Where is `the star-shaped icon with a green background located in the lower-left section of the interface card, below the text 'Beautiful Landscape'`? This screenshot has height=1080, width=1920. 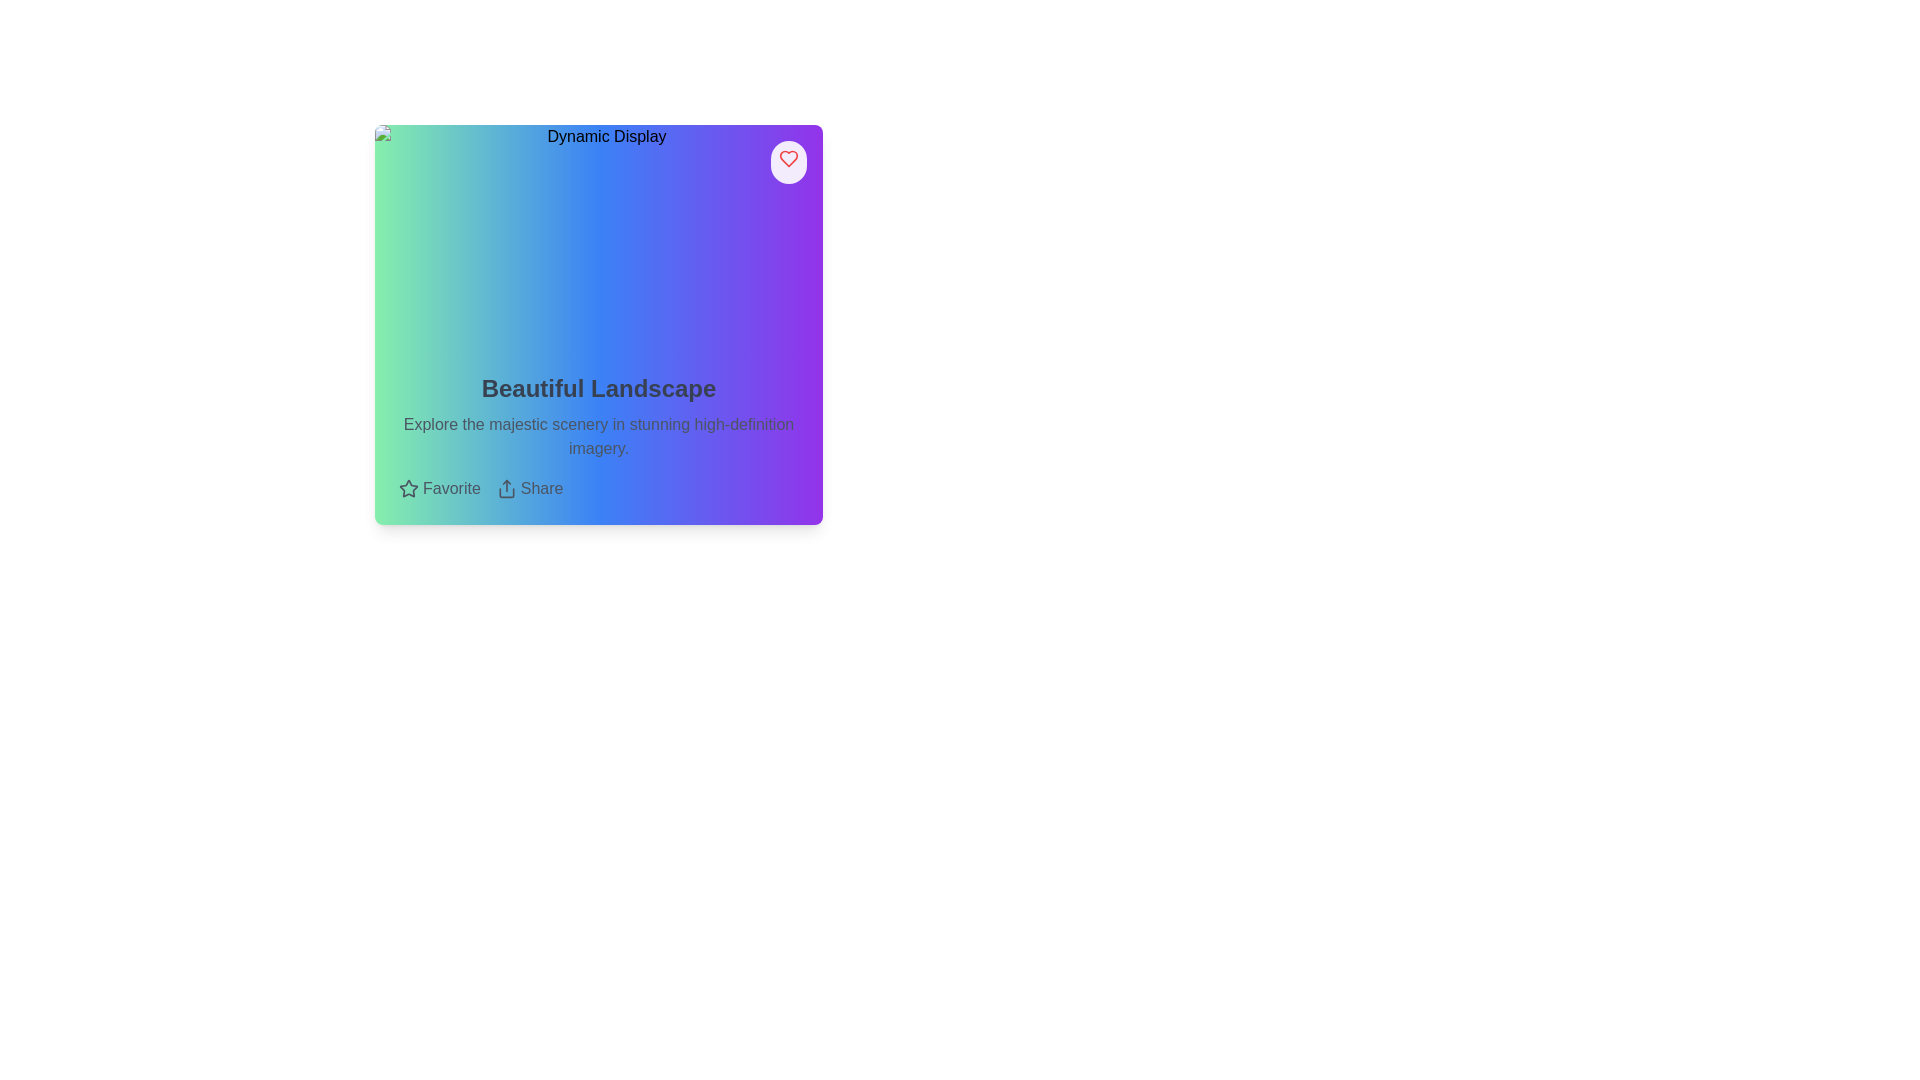
the star-shaped icon with a green background located in the lower-left section of the interface card, below the text 'Beautiful Landscape' is located at coordinates (407, 488).